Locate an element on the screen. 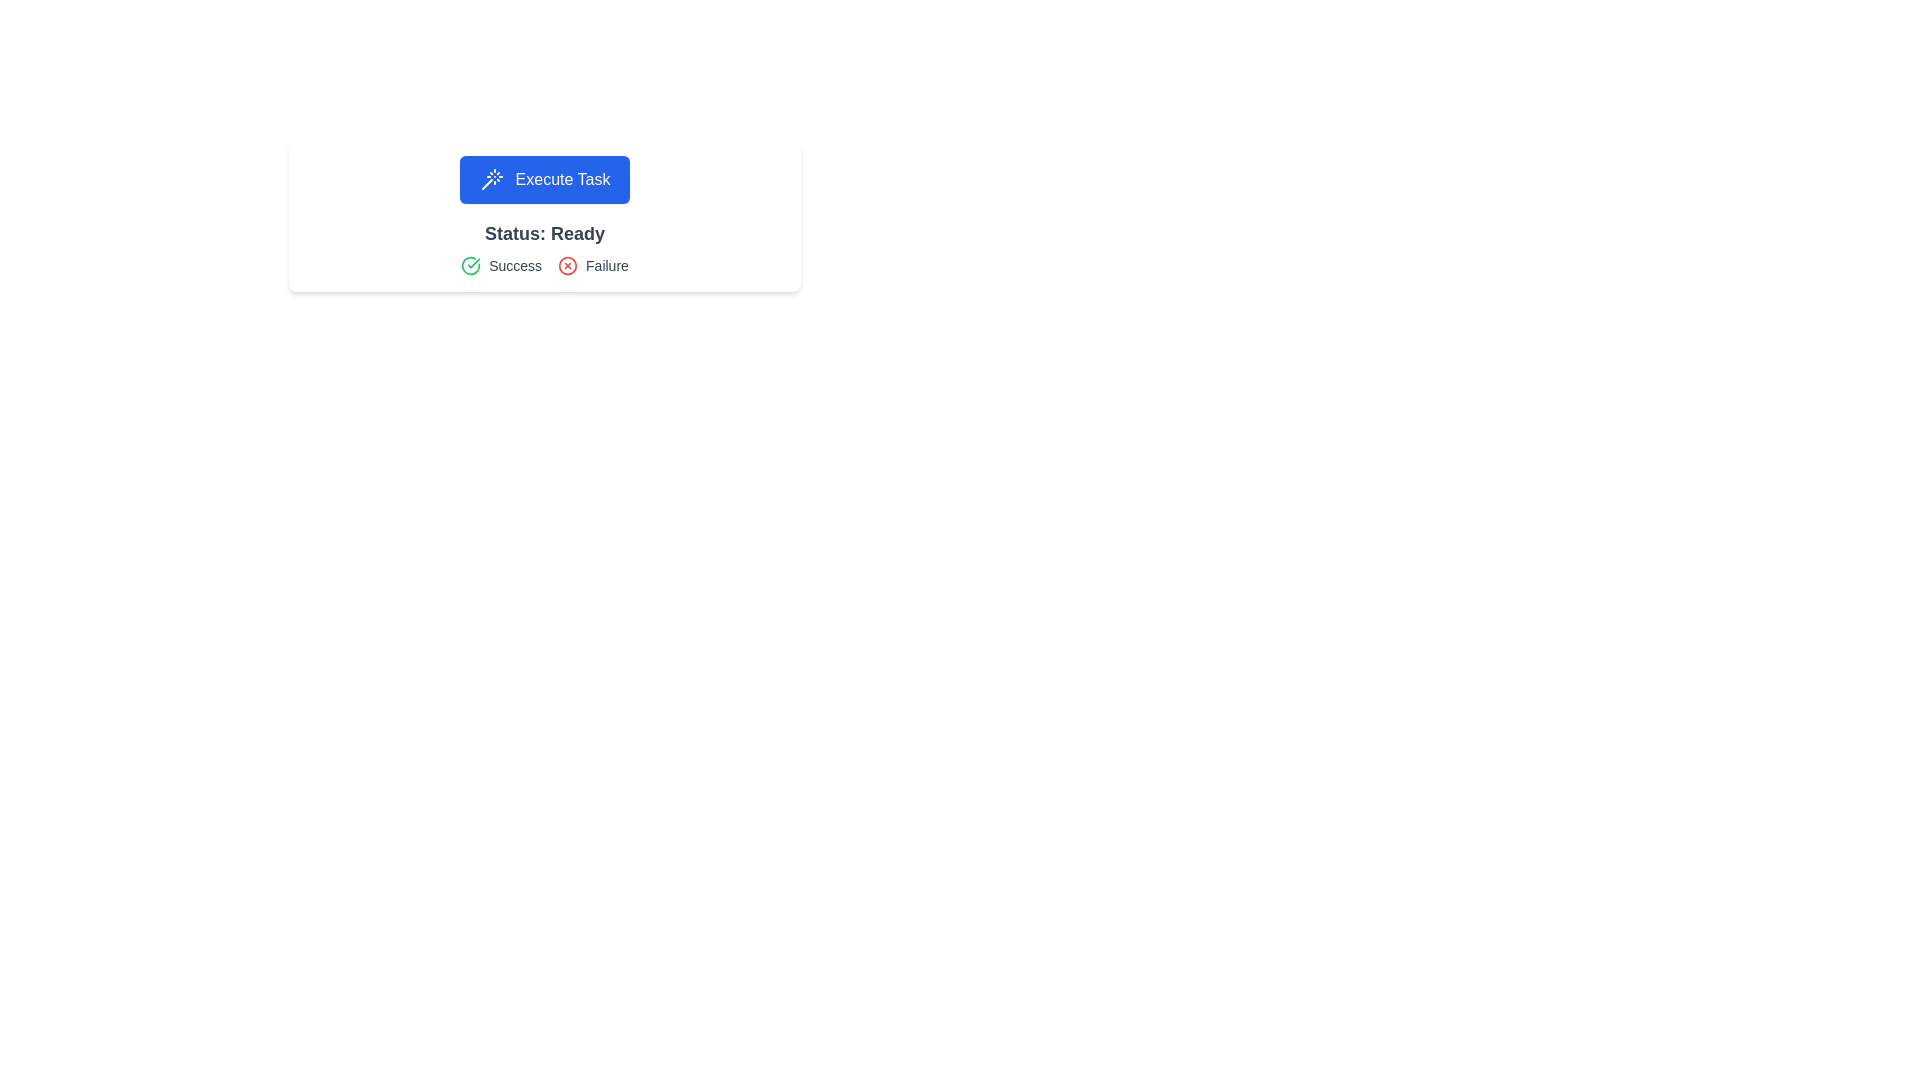 The width and height of the screenshot is (1920, 1080). the red circular SVG element that is part of an icon located to the right of the 'Failure' label under the status section is located at coordinates (567, 265).